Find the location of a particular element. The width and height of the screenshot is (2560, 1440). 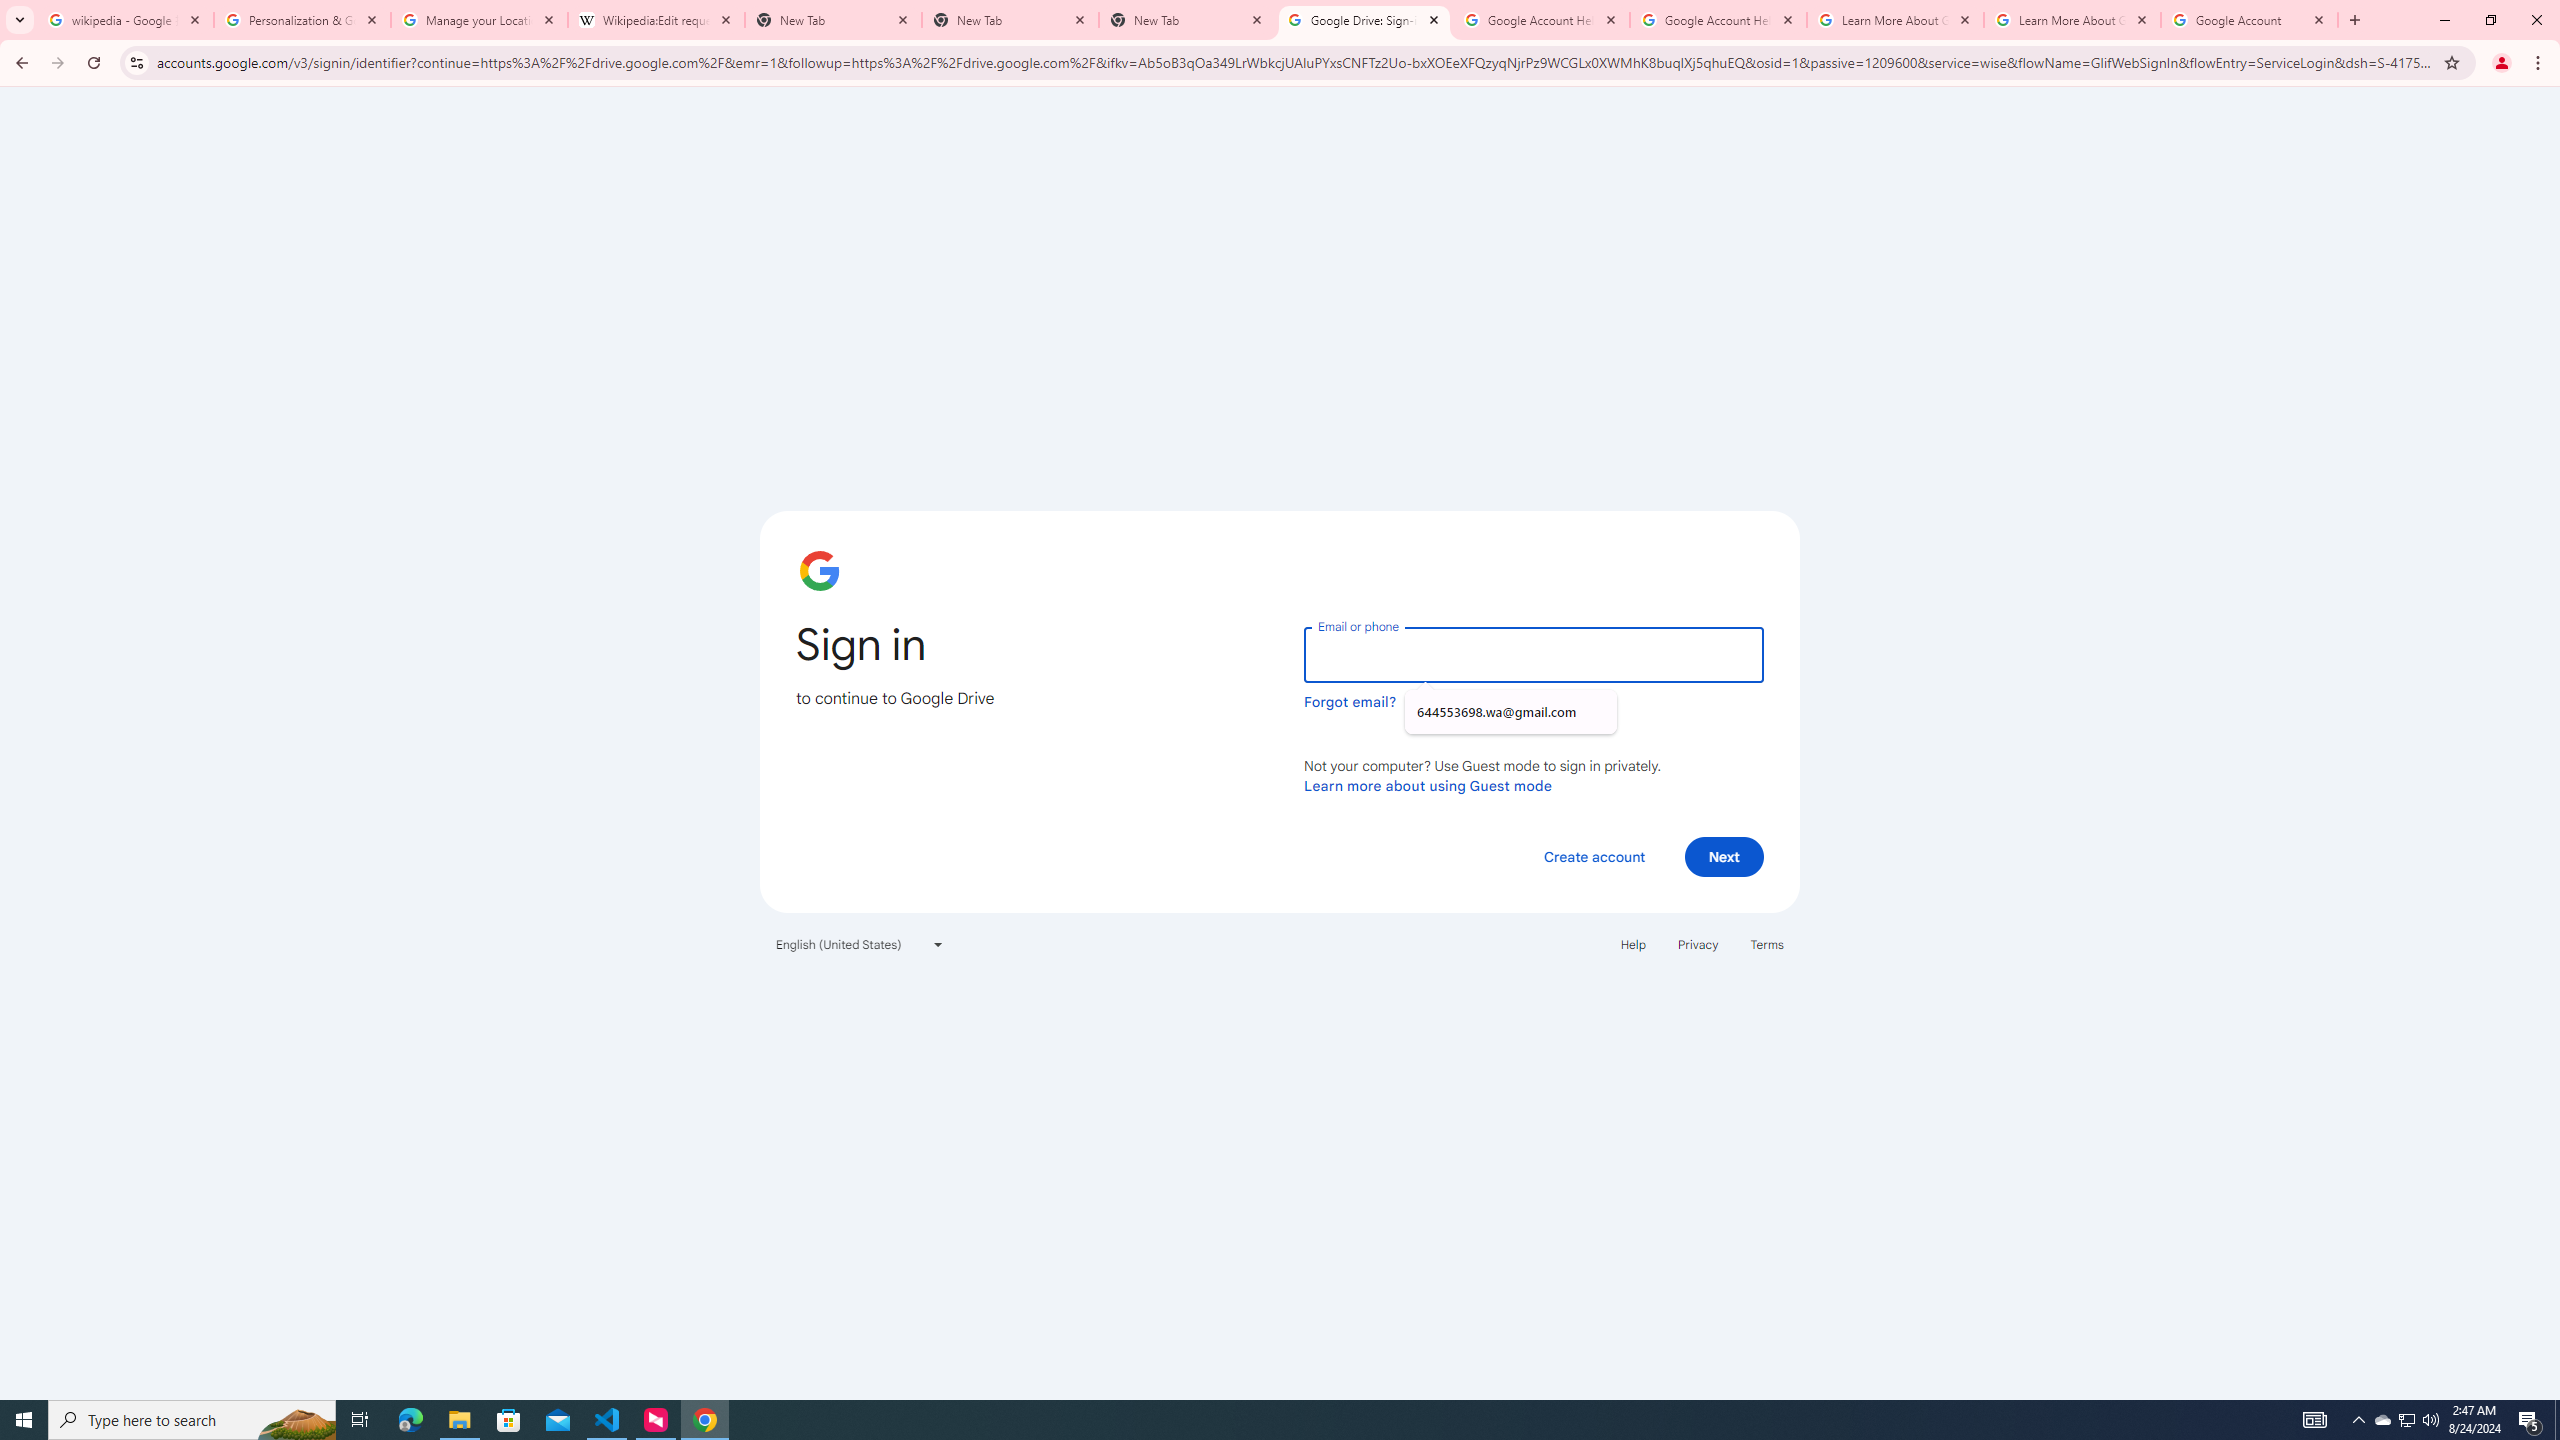

'New Tab' is located at coordinates (1010, 19).